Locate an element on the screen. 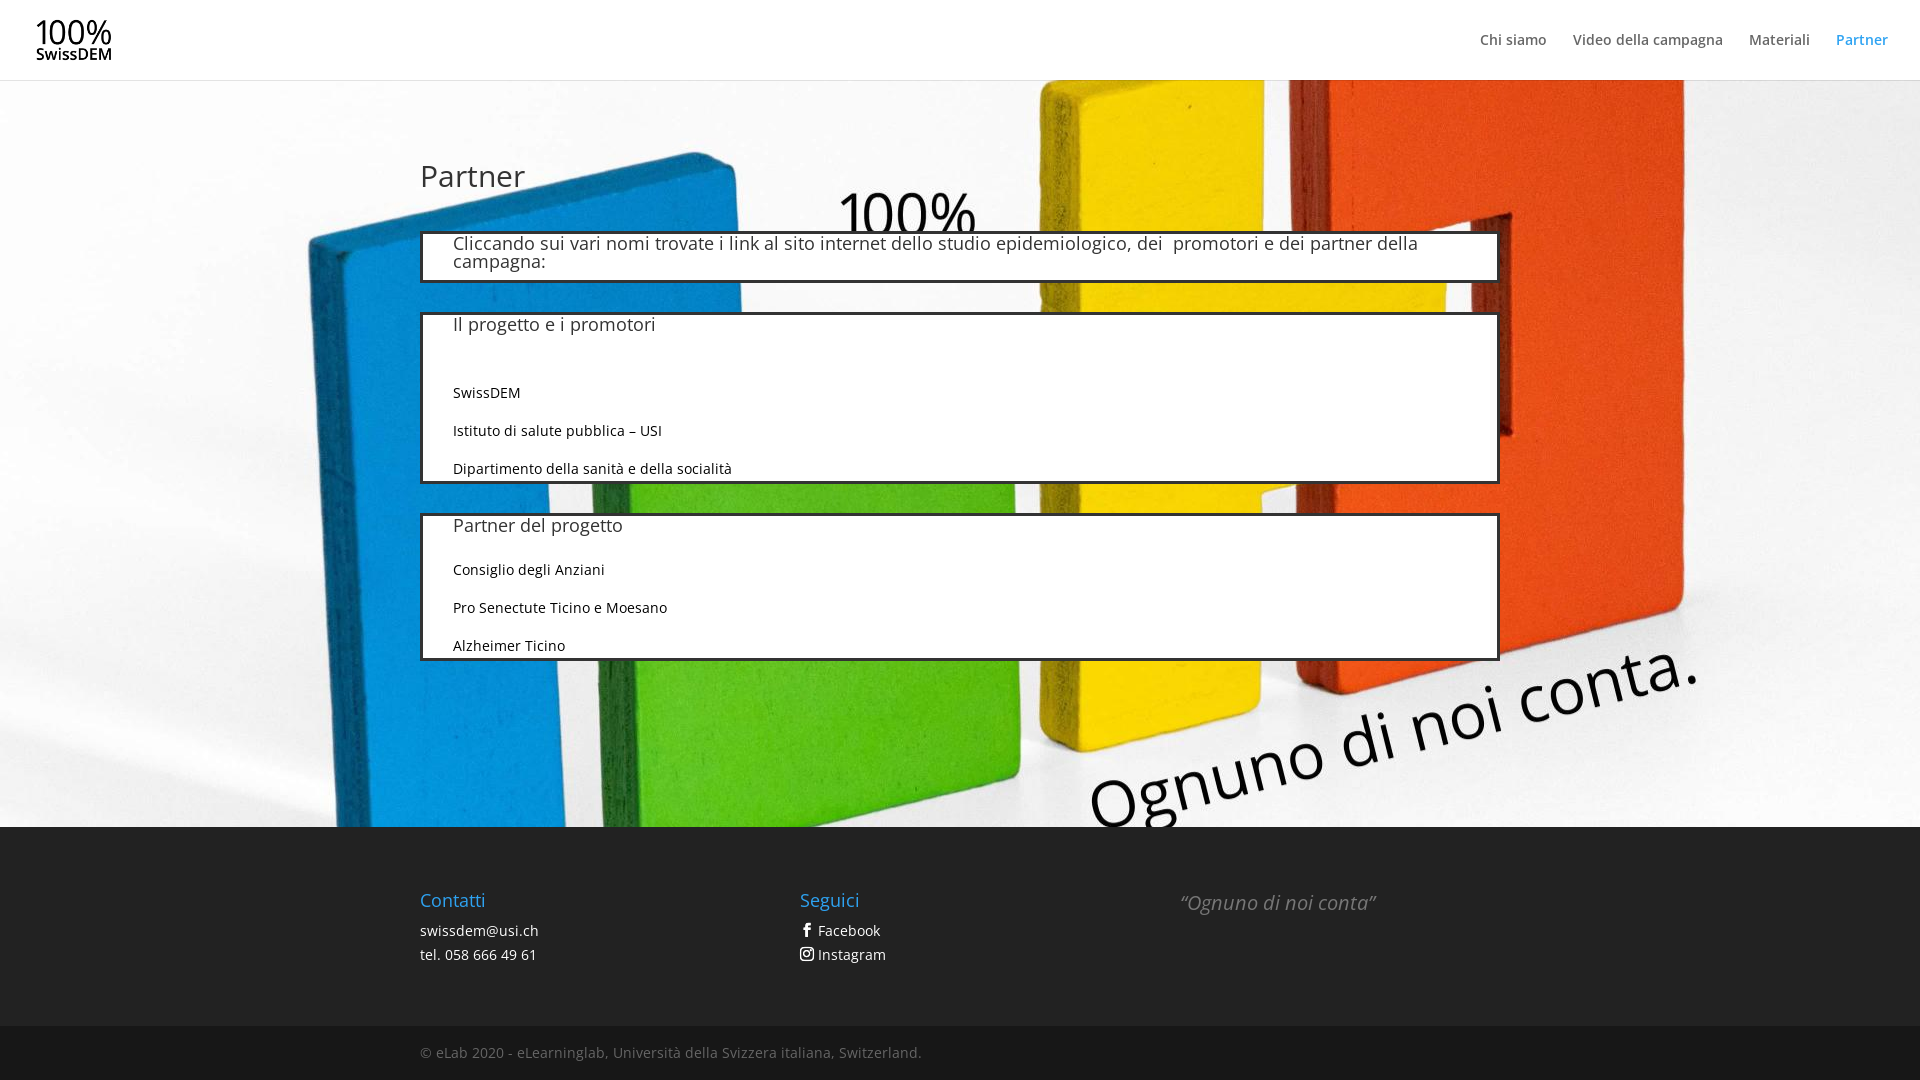 Image resolution: width=1920 pixels, height=1080 pixels. 'Consiglio degli Anziani' is located at coordinates (528, 569).